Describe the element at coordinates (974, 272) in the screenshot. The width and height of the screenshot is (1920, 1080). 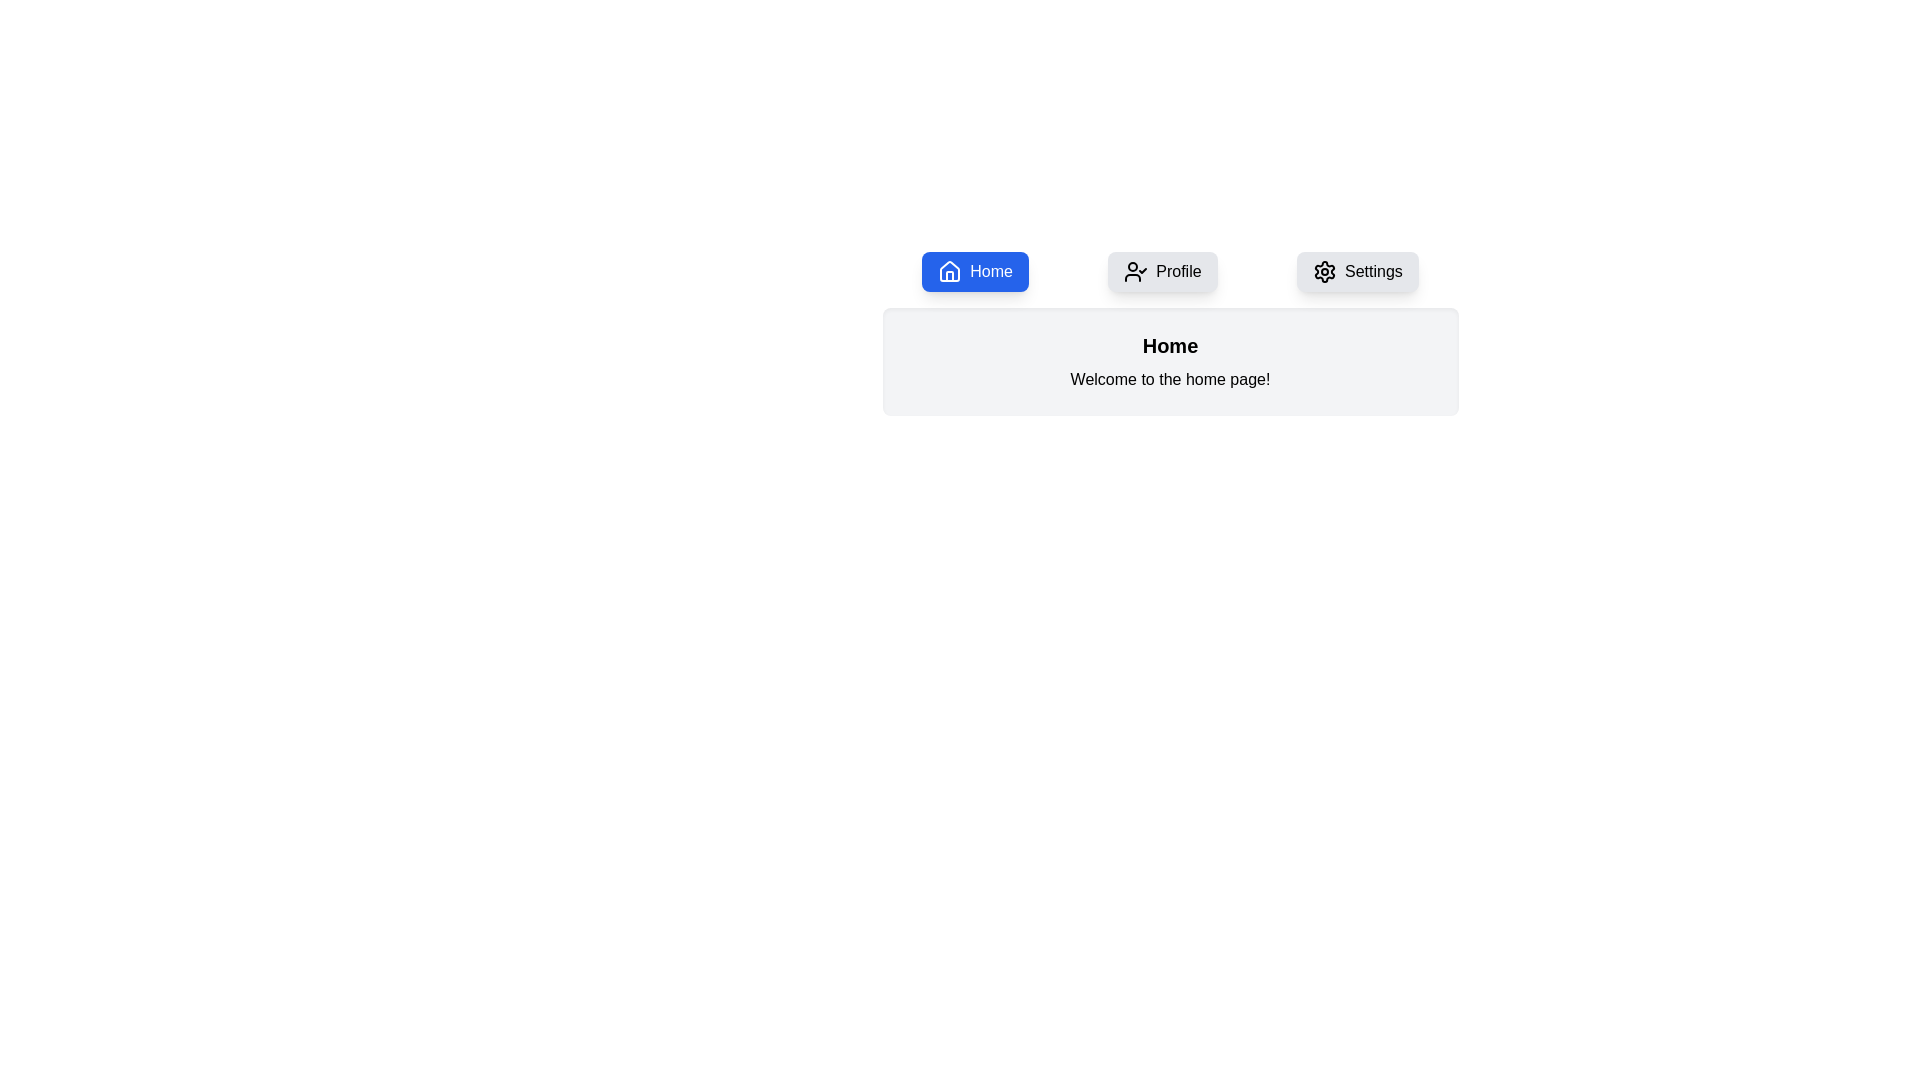
I see `the Home tab by clicking its corresponding button` at that location.